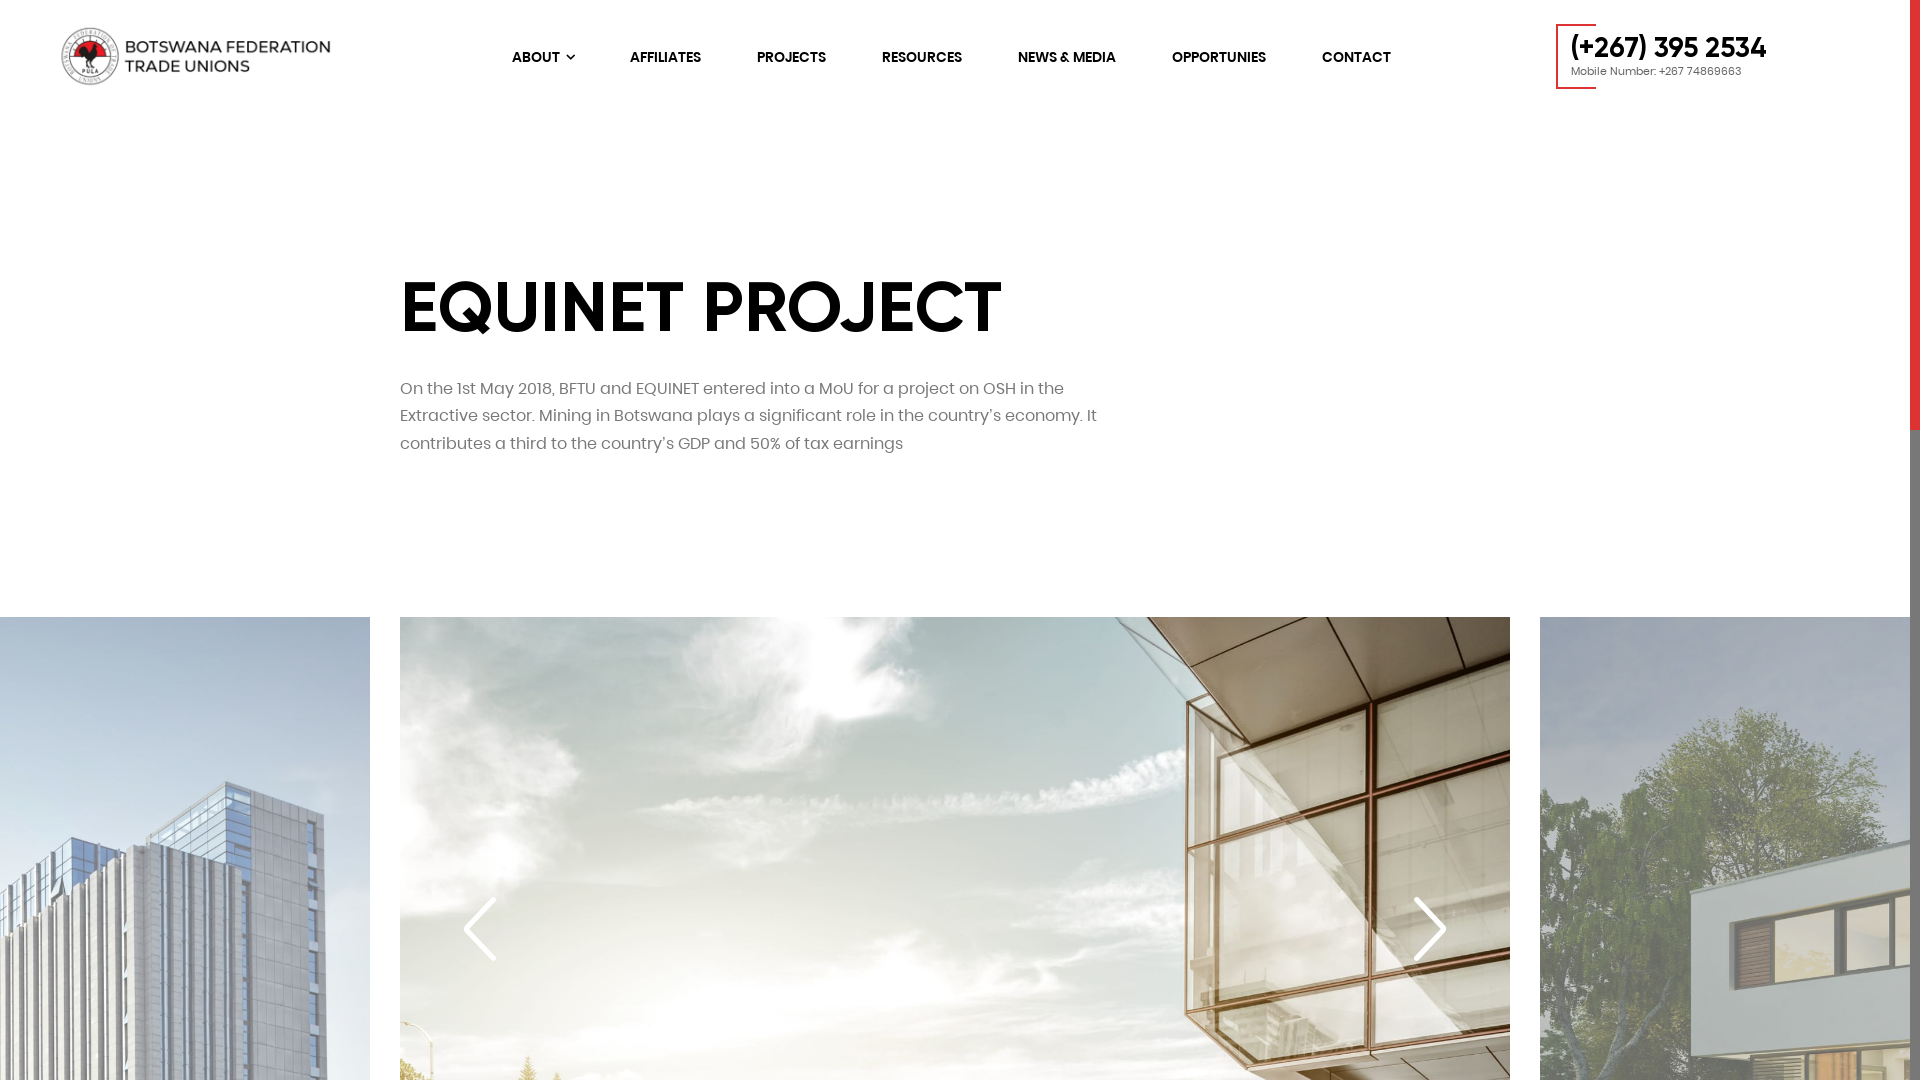 The width and height of the screenshot is (1920, 1080). Describe the element at coordinates (756, 56) in the screenshot. I see `'PROJECTS'` at that location.